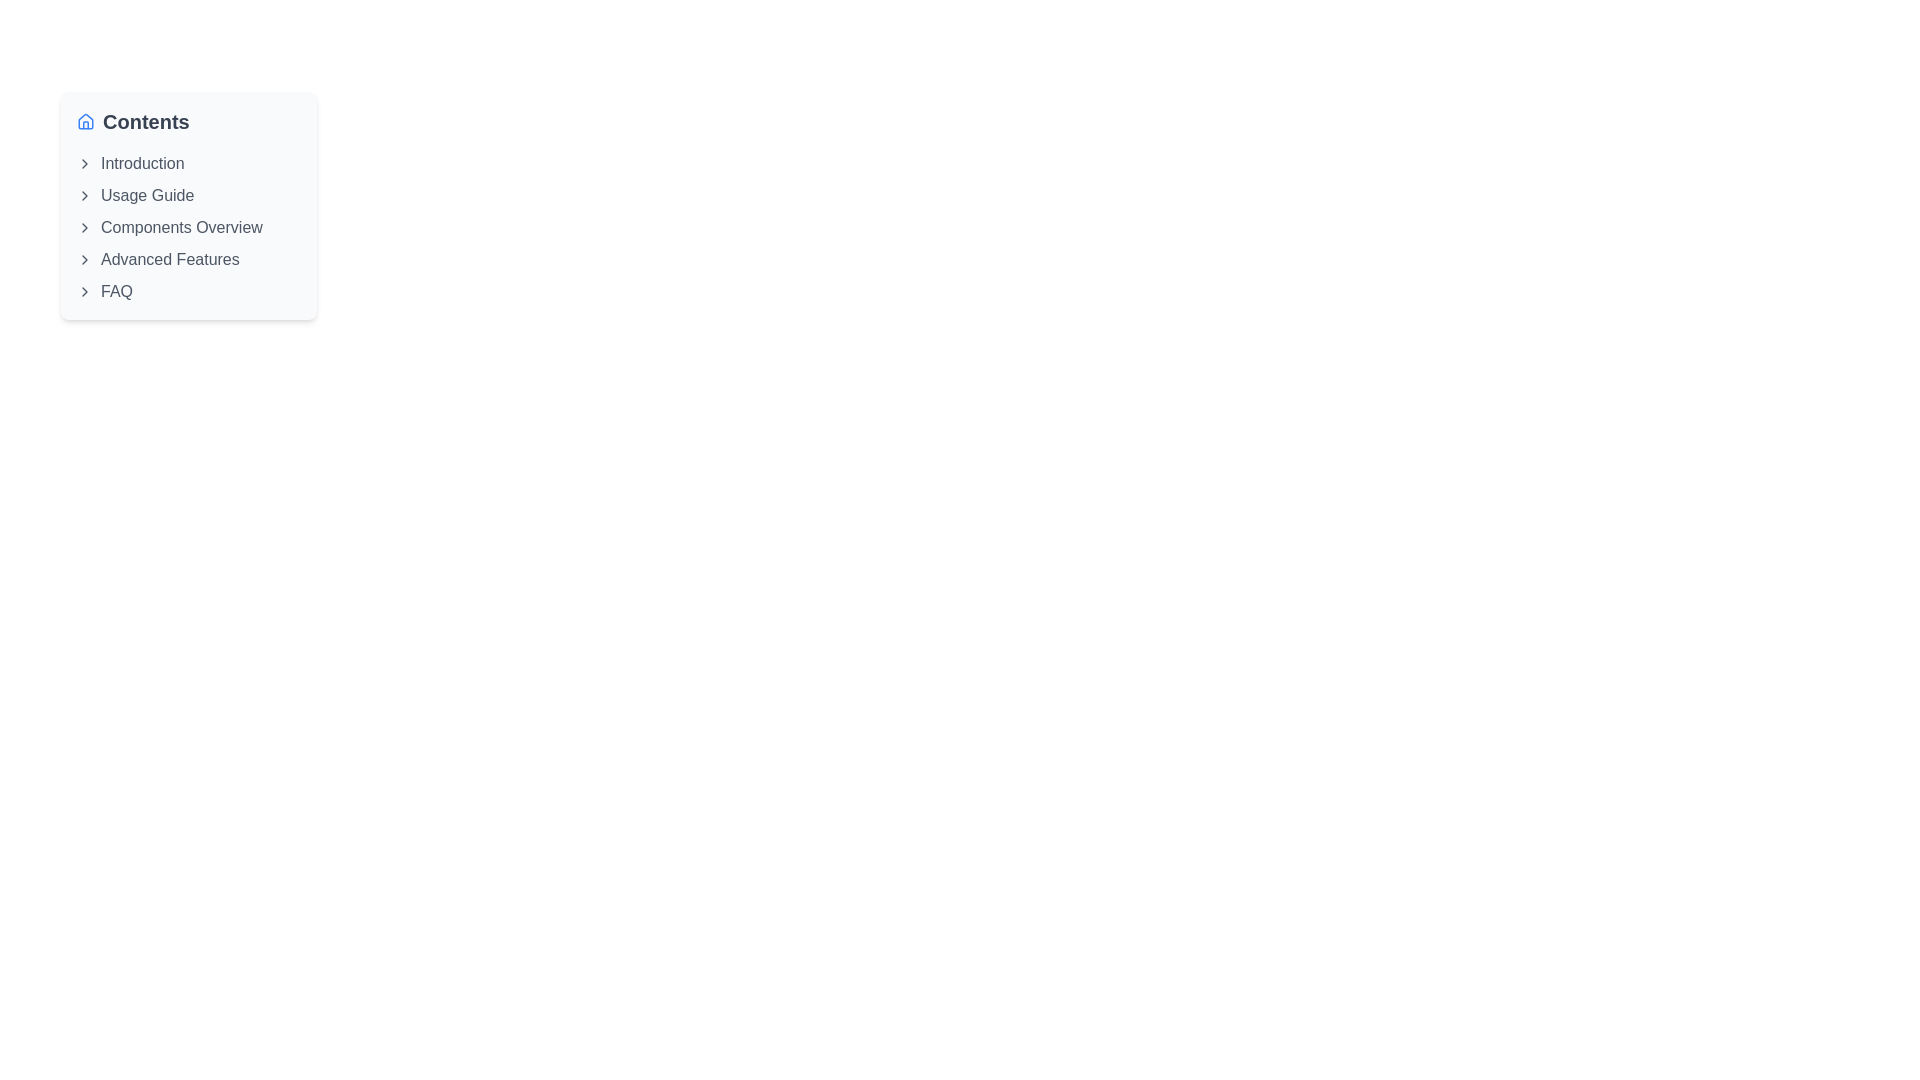 The width and height of the screenshot is (1920, 1080). Describe the element at coordinates (85, 122) in the screenshot. I see `the home icon located to the left of the 'Contents' text in the navigation menu` at that location.